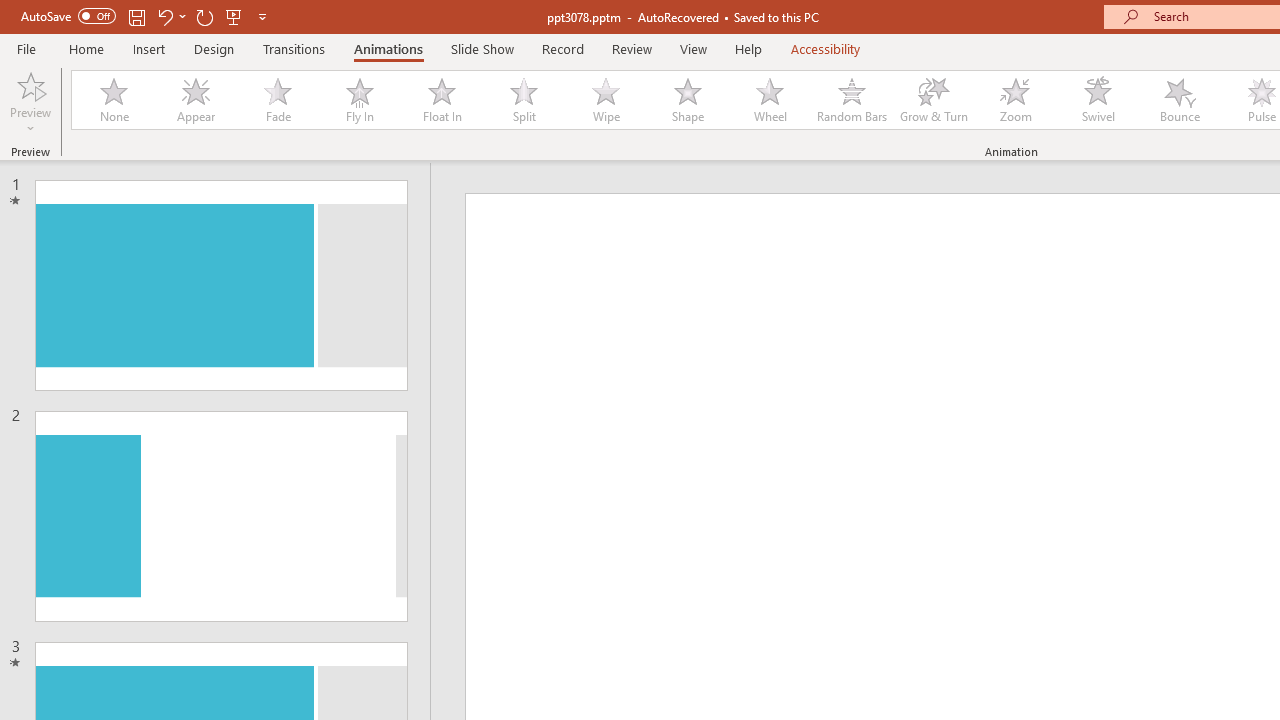  Describe the element at coordinates (769, 100) in the screenshot. I see `'Wheel'` at that location.